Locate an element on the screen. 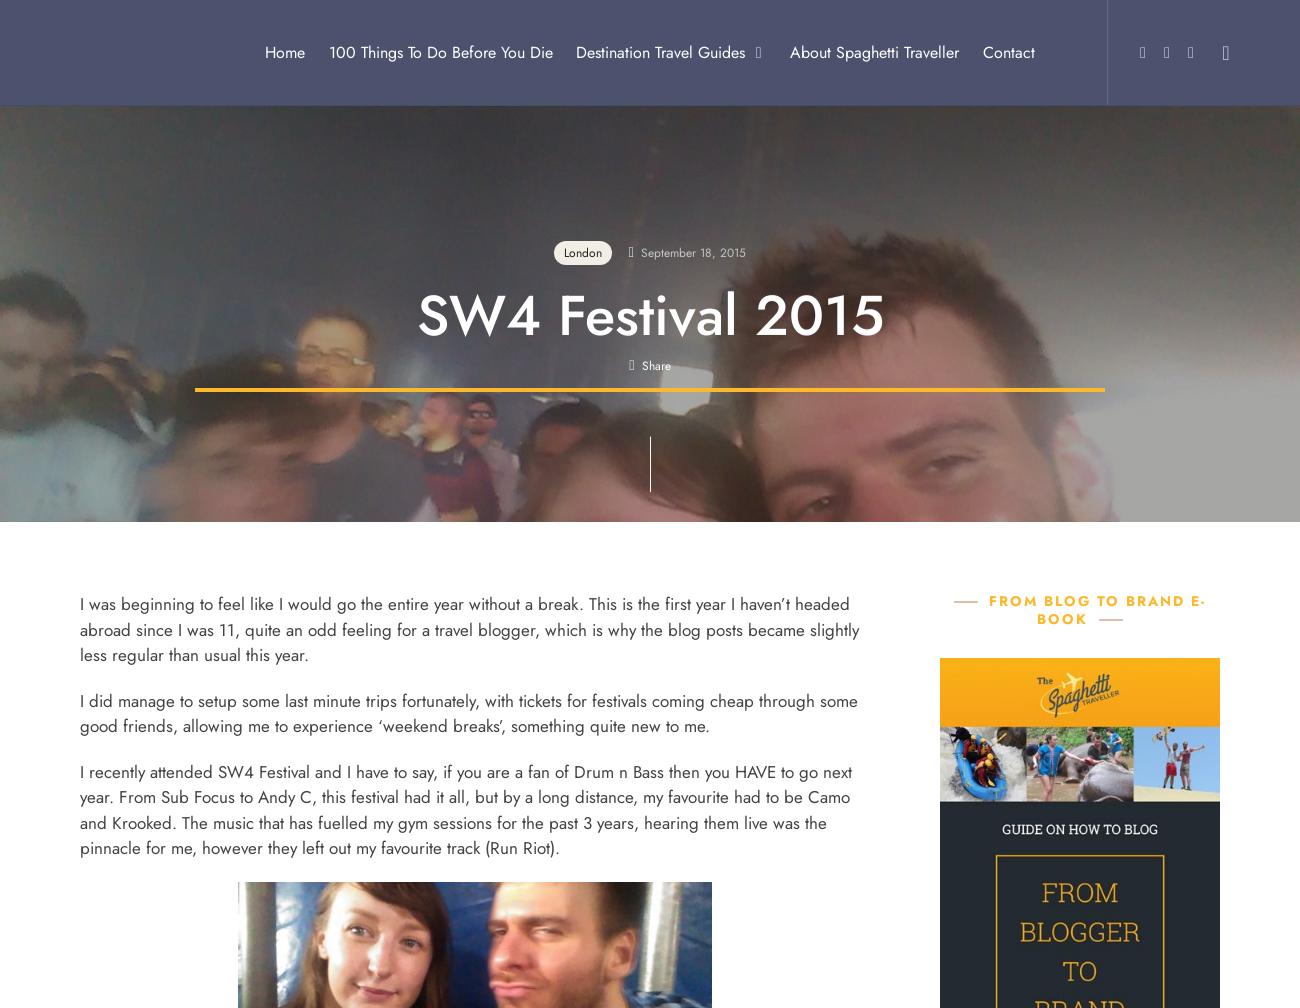 The height and width of the screenshot is (1008, 1300). 'Email' is located at coordinates (651, 517).